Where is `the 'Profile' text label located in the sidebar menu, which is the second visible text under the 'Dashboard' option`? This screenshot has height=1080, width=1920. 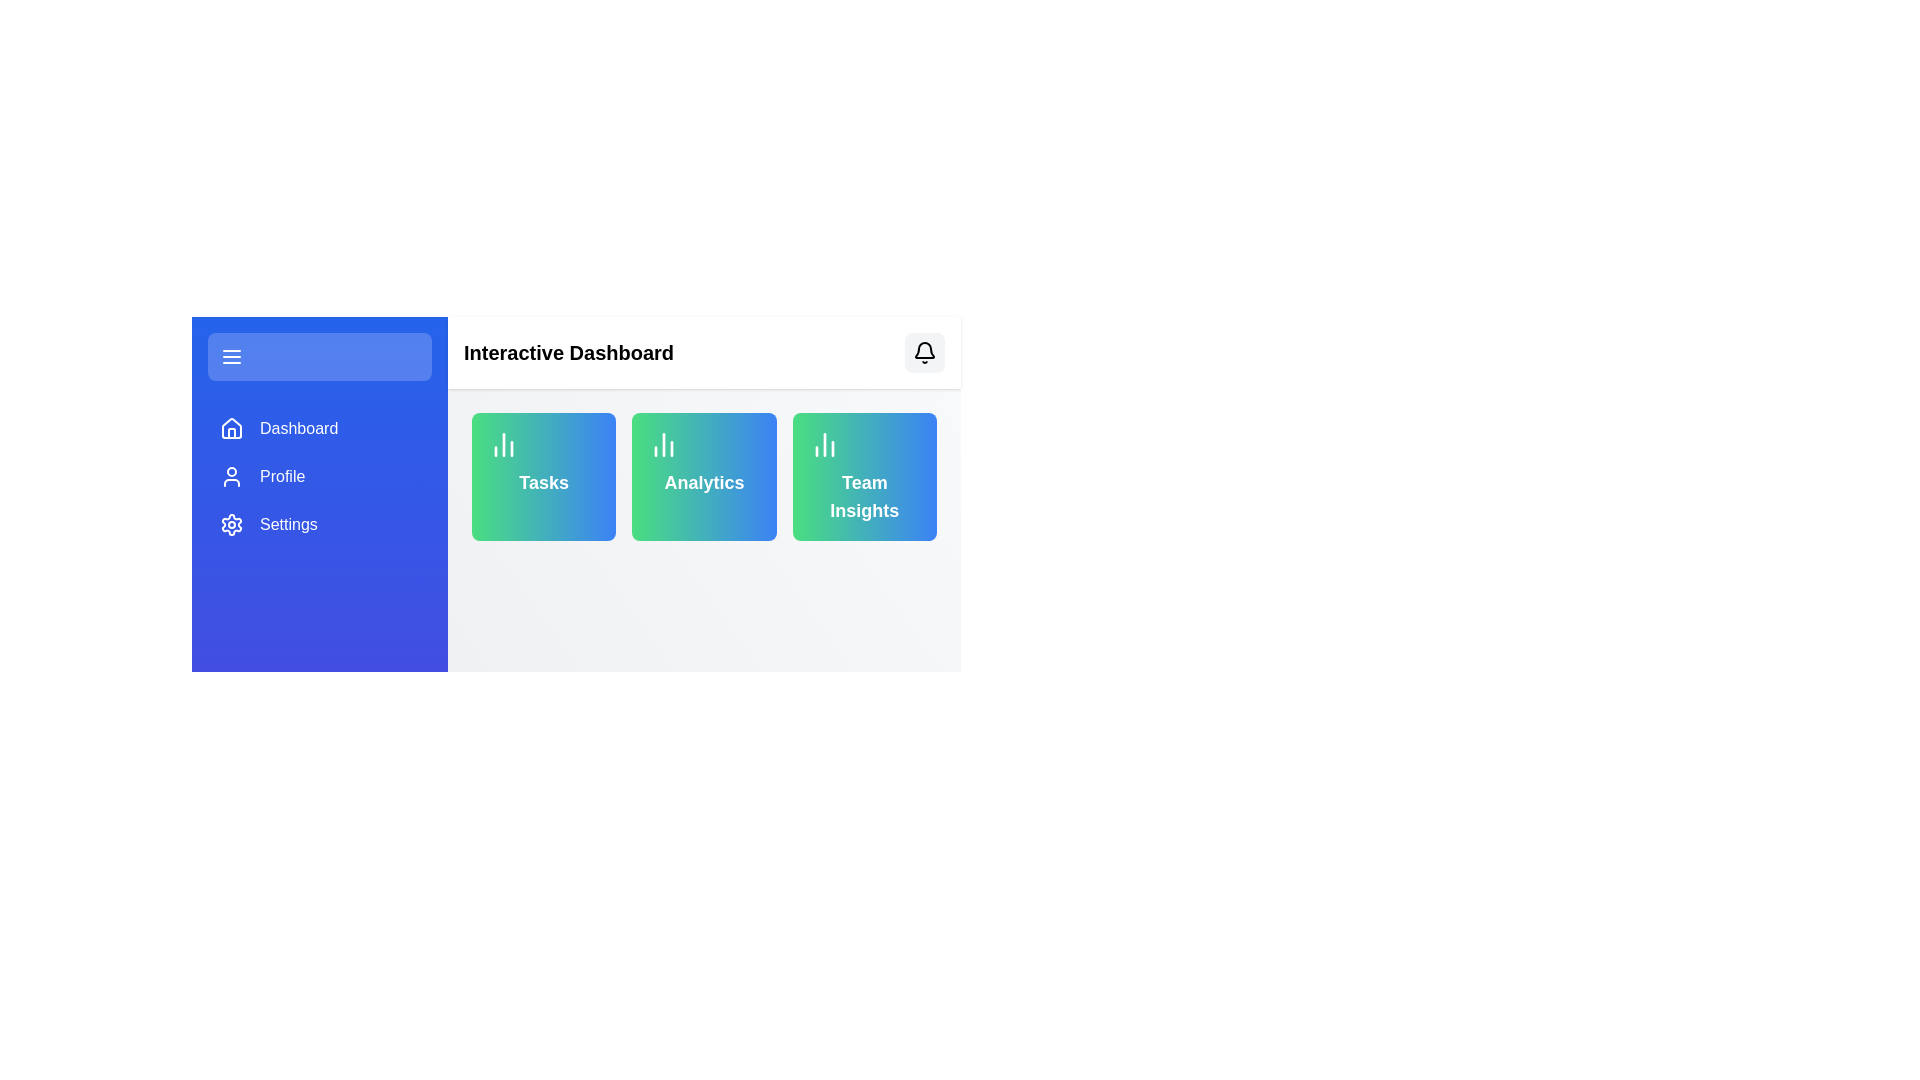 the 'Profile' text label located in the sidebar menu, which is the second visible text under the 'Dashboard' option is located at coordinates (281, 477).